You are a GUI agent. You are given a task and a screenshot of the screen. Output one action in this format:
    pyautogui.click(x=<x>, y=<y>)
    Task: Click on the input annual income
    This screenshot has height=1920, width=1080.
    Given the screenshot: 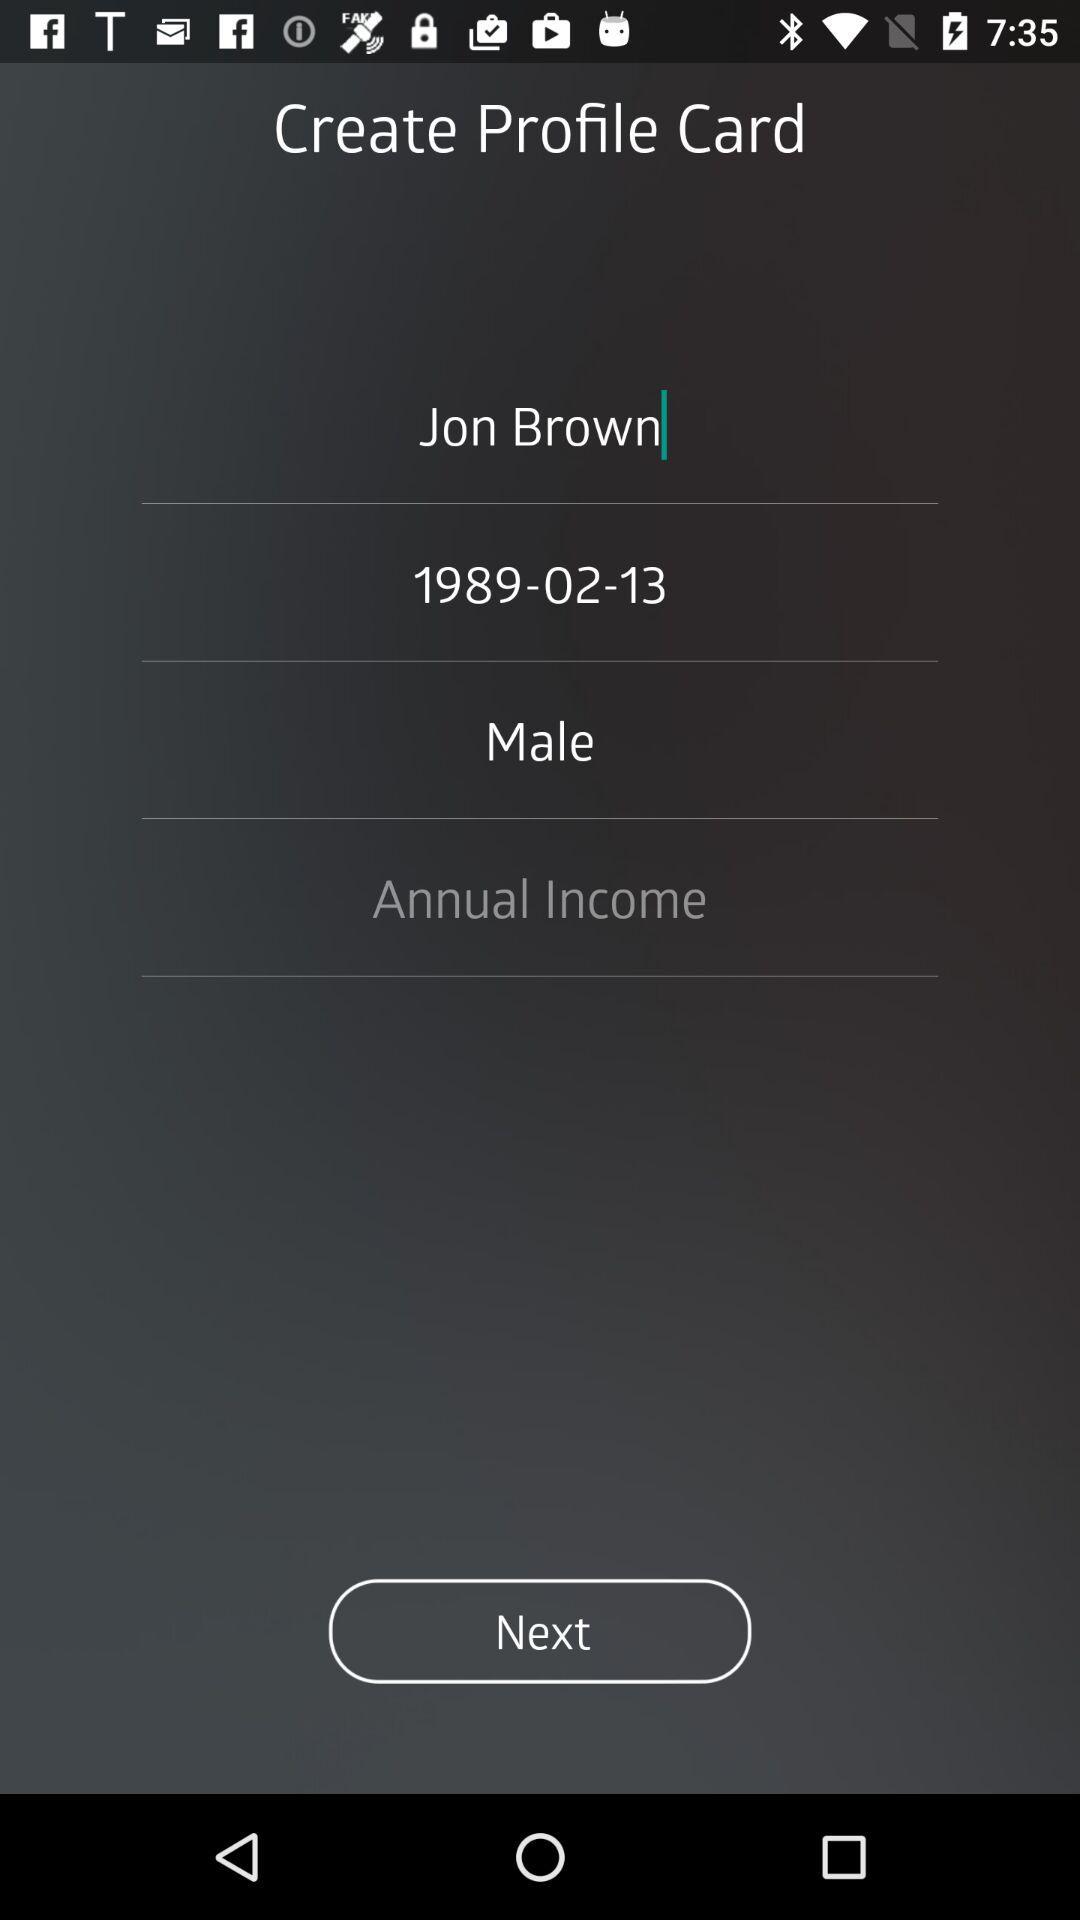 What is the action you would take?
    pyautogui.click(x=540, y=896)
    